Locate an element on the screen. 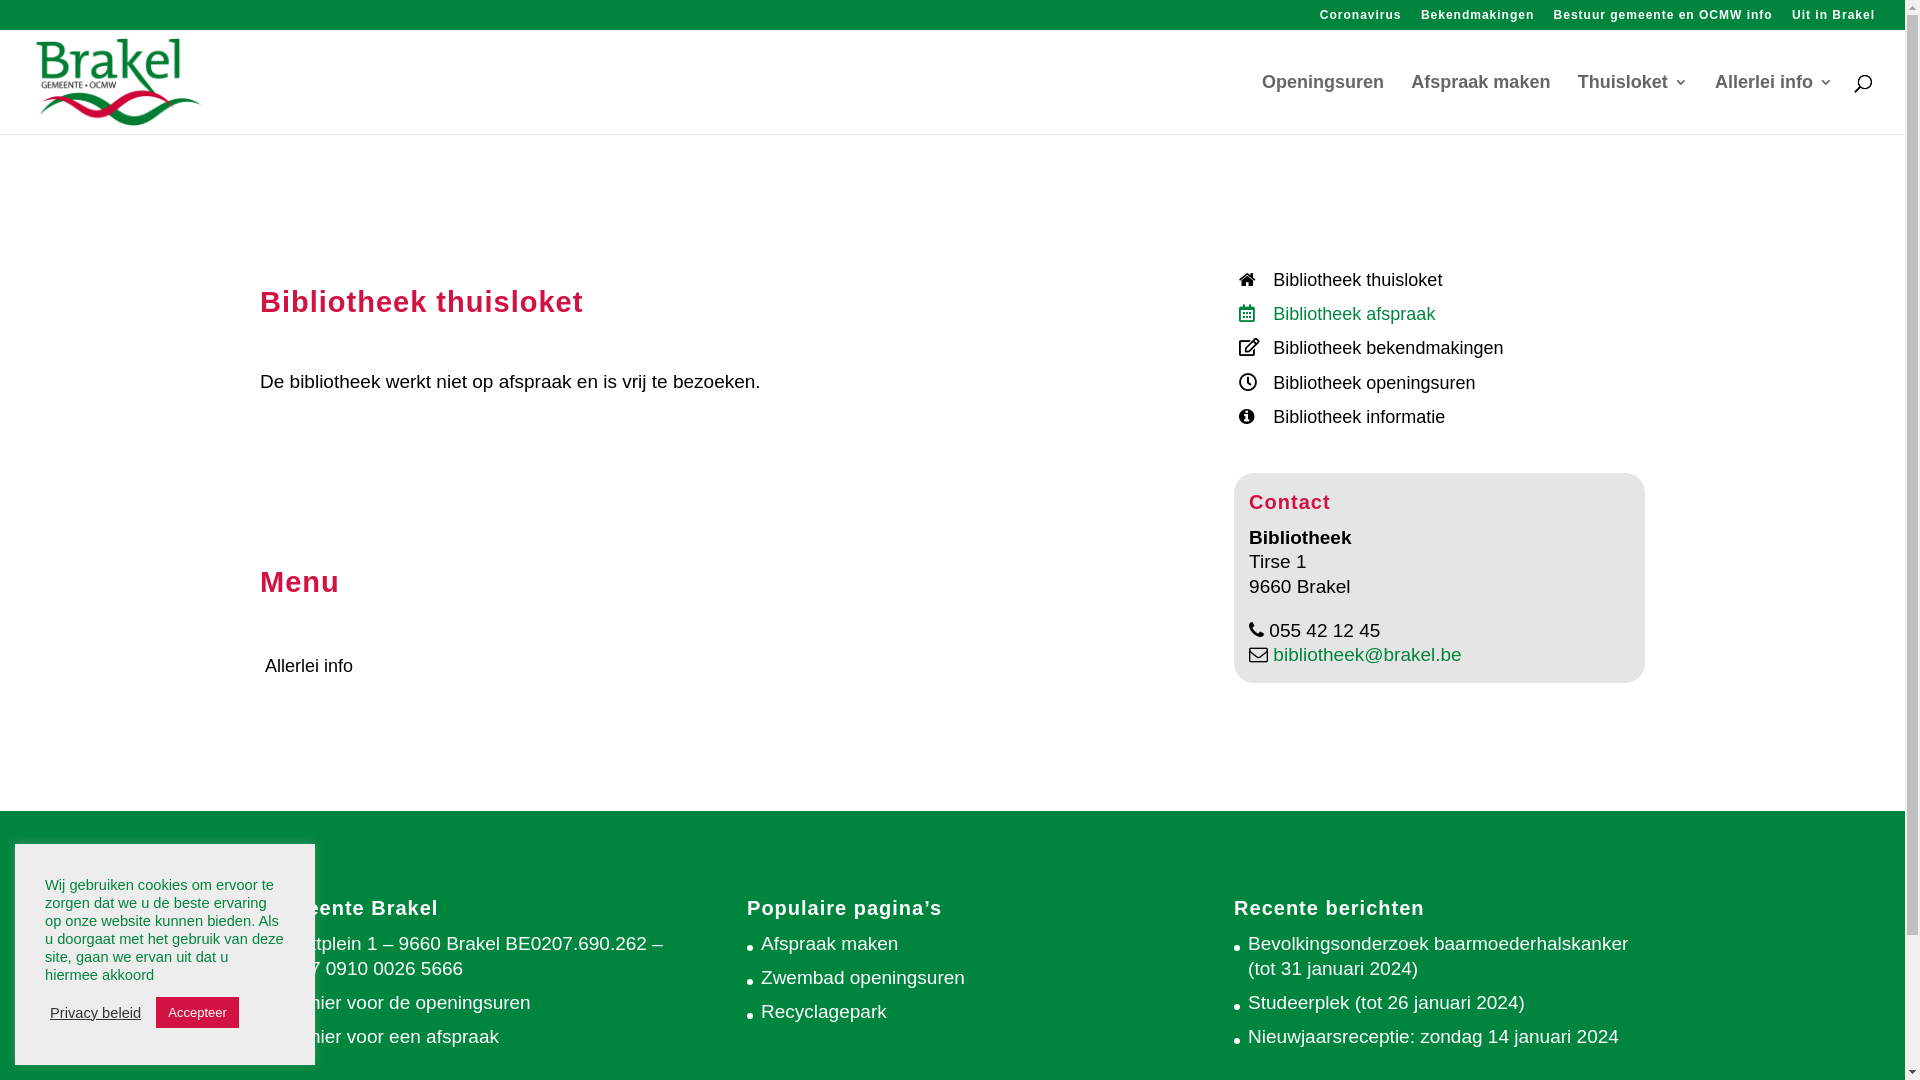  'Zwembad openingsuren' is located at coordinates (863, 976).